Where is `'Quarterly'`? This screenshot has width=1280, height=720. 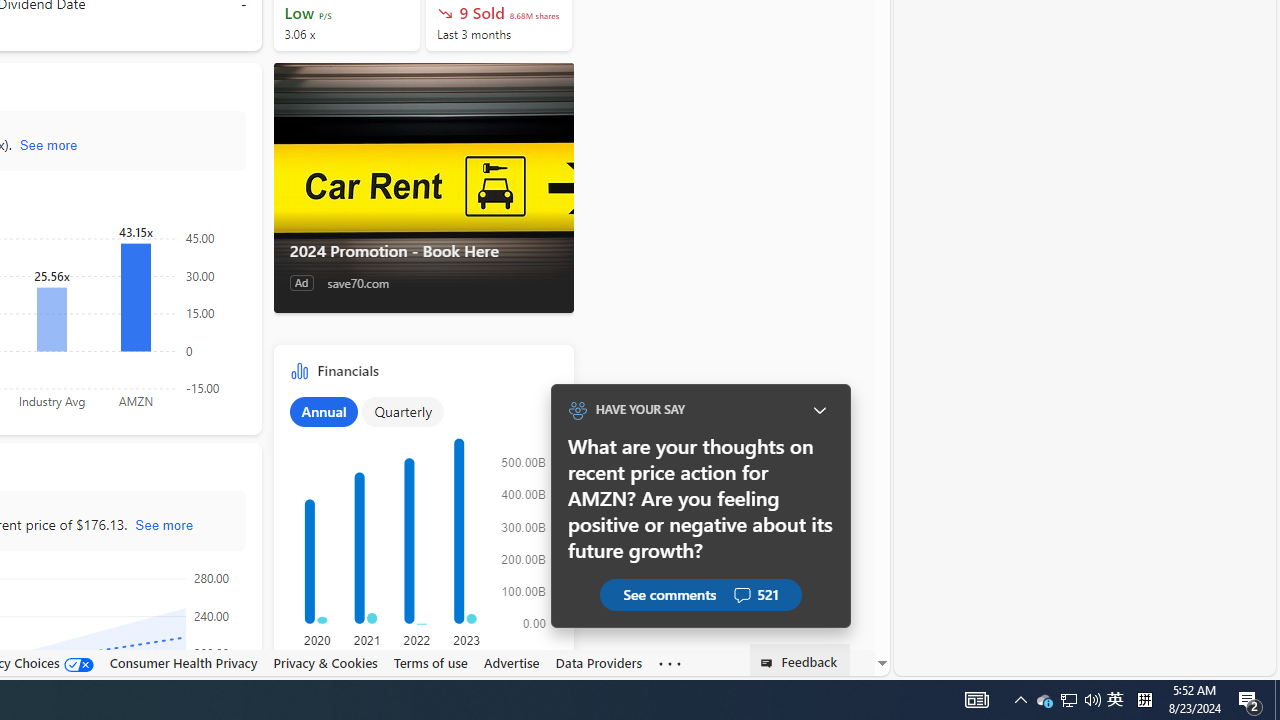 'Quarterly' is located at coordinates (402, 410).